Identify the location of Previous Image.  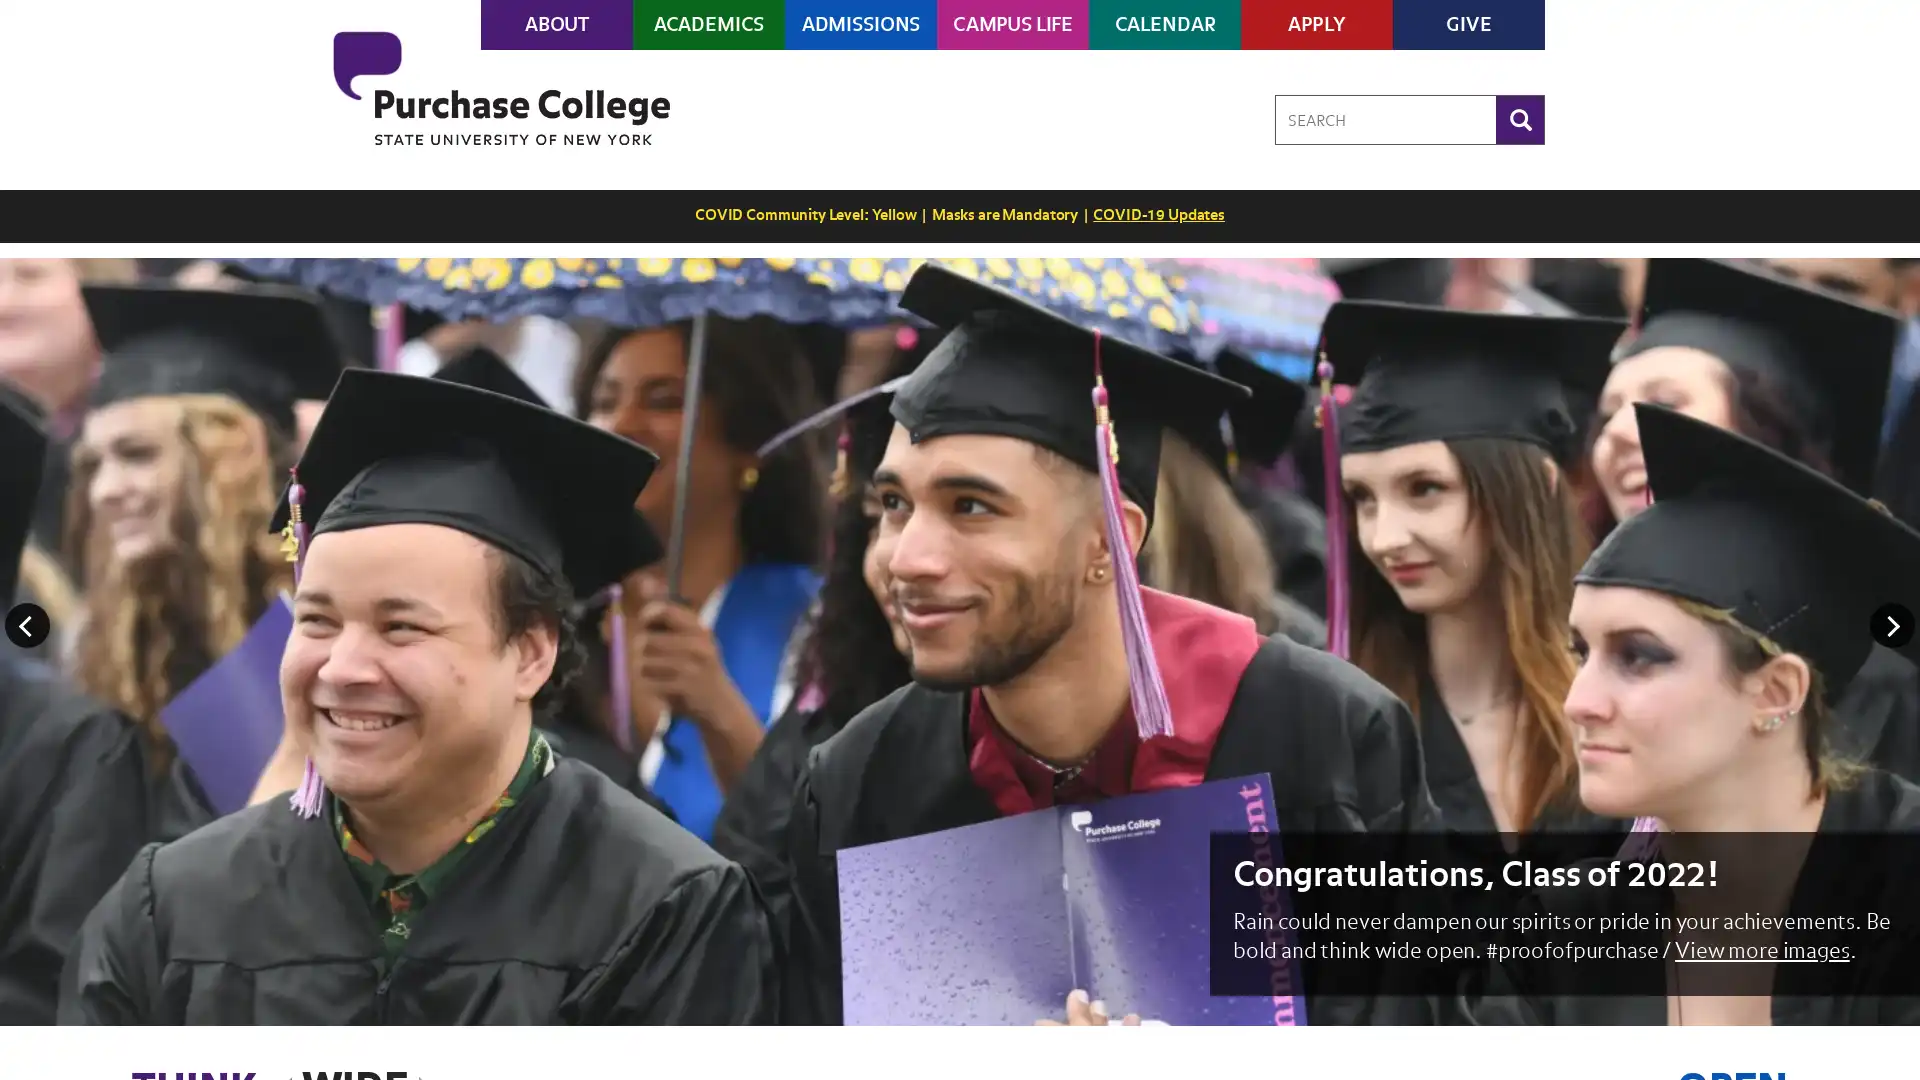
(27, 624).